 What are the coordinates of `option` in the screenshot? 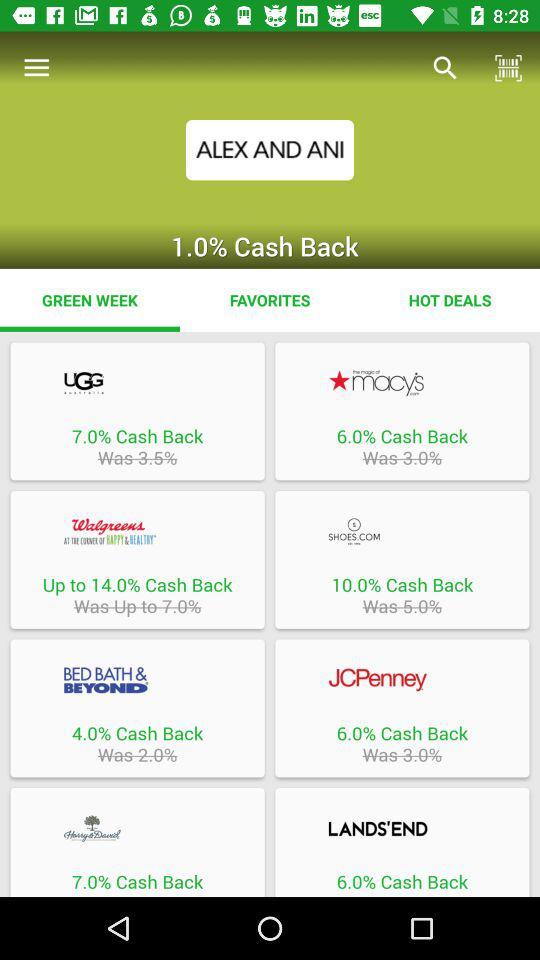 It's located at (136, 828).